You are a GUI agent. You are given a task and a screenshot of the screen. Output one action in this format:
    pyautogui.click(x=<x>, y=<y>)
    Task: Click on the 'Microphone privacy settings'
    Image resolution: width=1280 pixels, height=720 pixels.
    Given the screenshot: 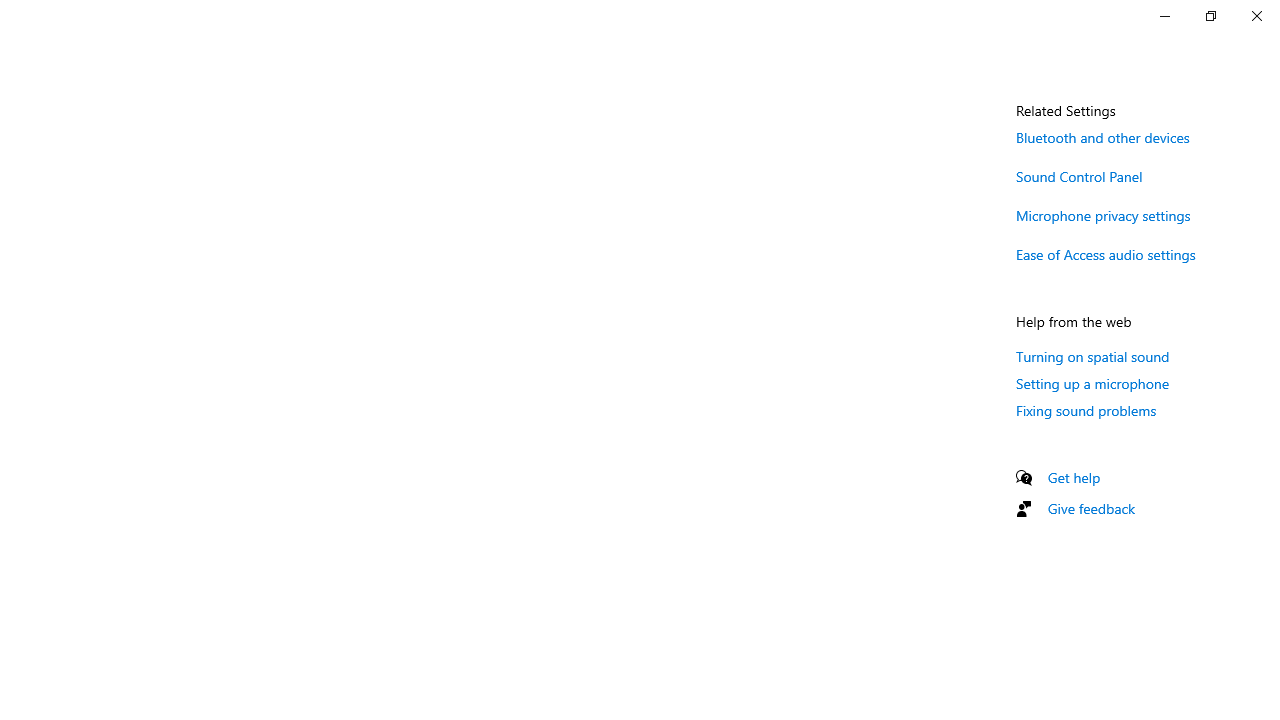 What is the action you would take?
    pyautogui.click(x=1102, y=215)
    